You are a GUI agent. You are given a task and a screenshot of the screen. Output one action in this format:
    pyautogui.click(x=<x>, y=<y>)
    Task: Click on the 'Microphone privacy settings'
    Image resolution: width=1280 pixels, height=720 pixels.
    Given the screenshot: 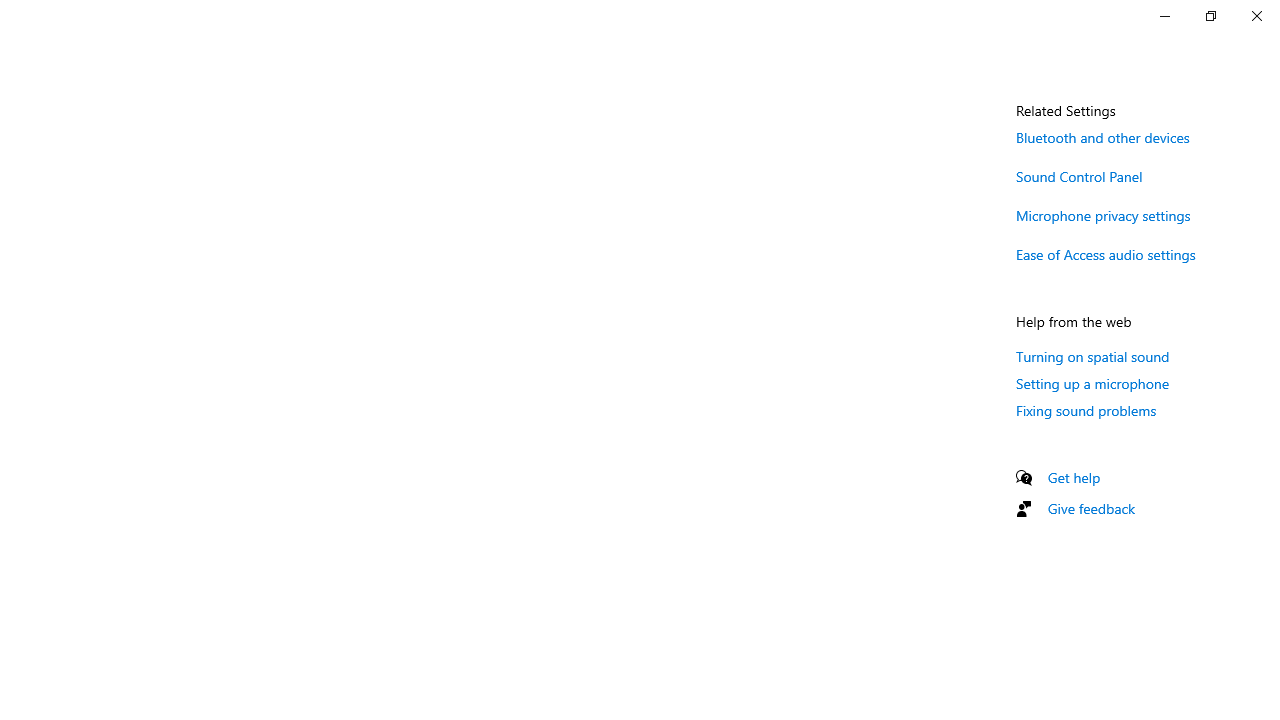 What is the action you would take?
    pyautogui.click(x=1102, y=215)
    